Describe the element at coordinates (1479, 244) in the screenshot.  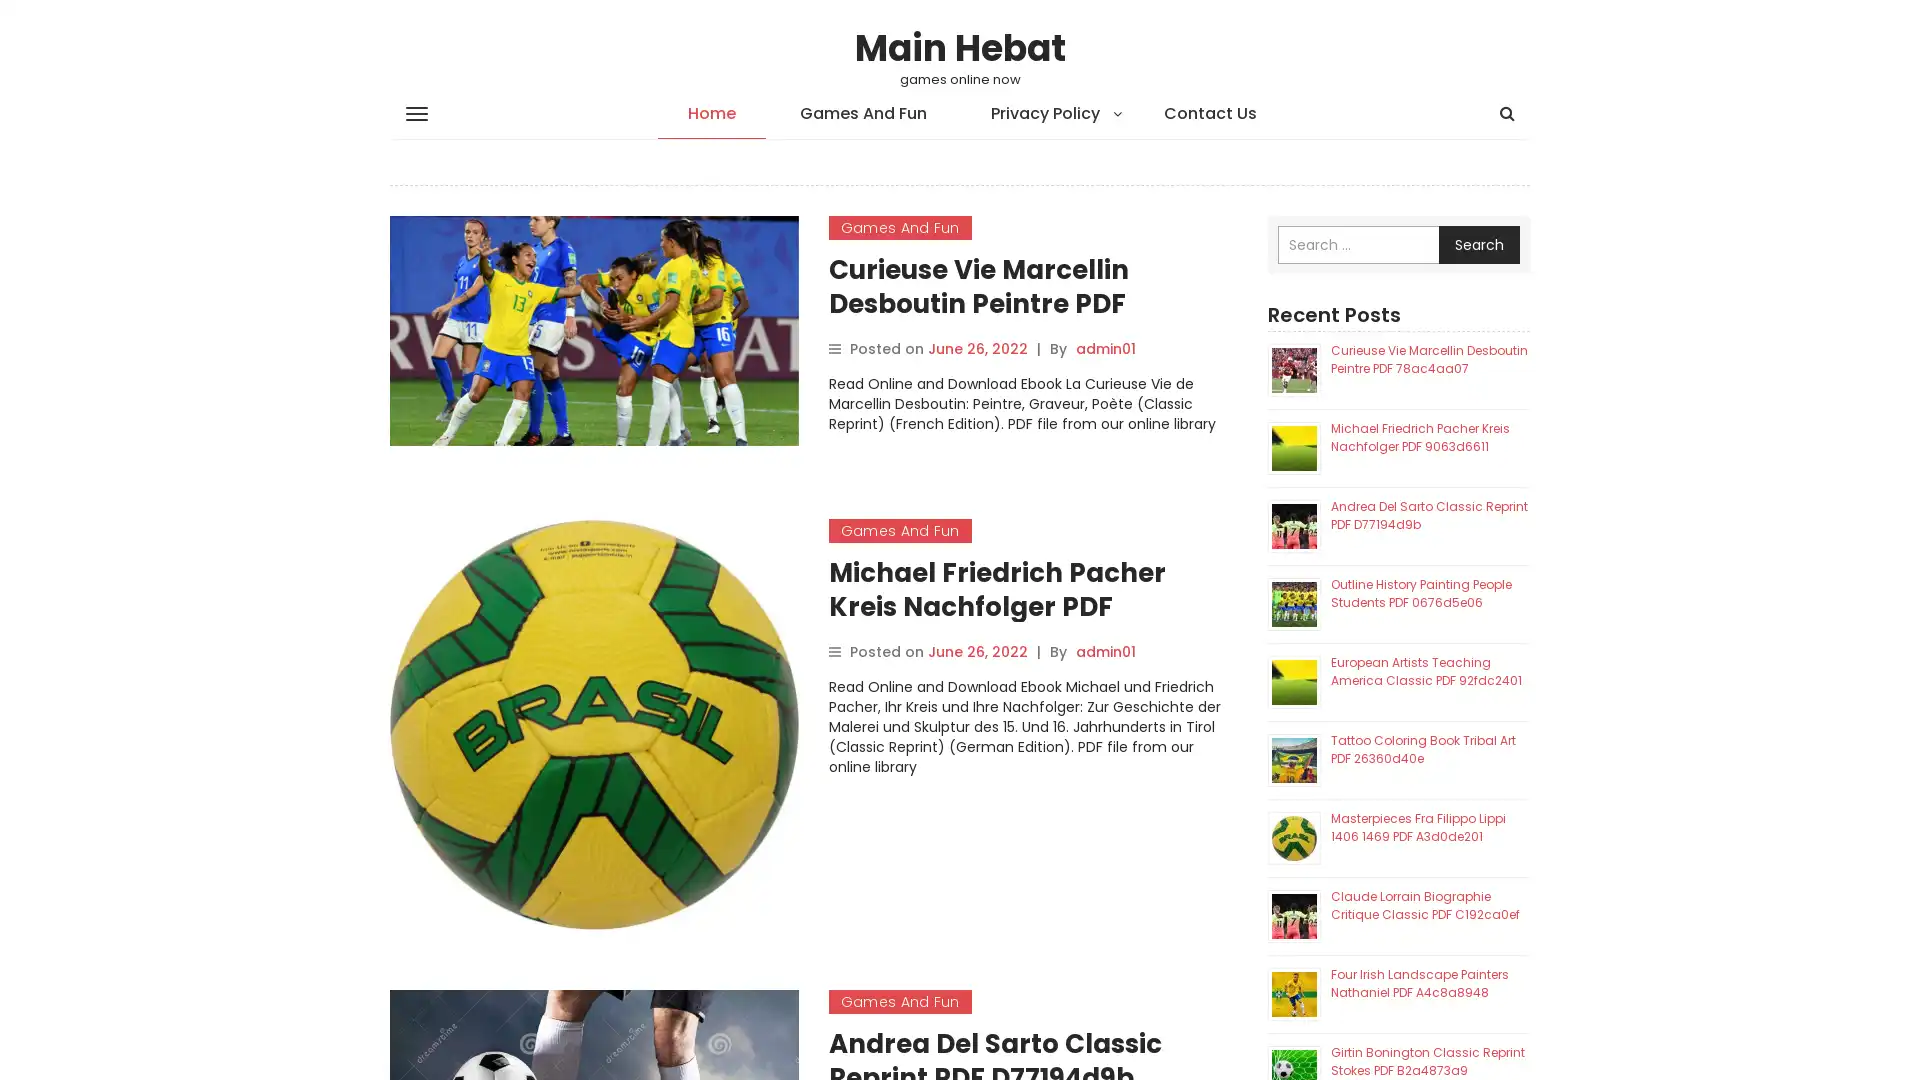
I see `Search` at that location.